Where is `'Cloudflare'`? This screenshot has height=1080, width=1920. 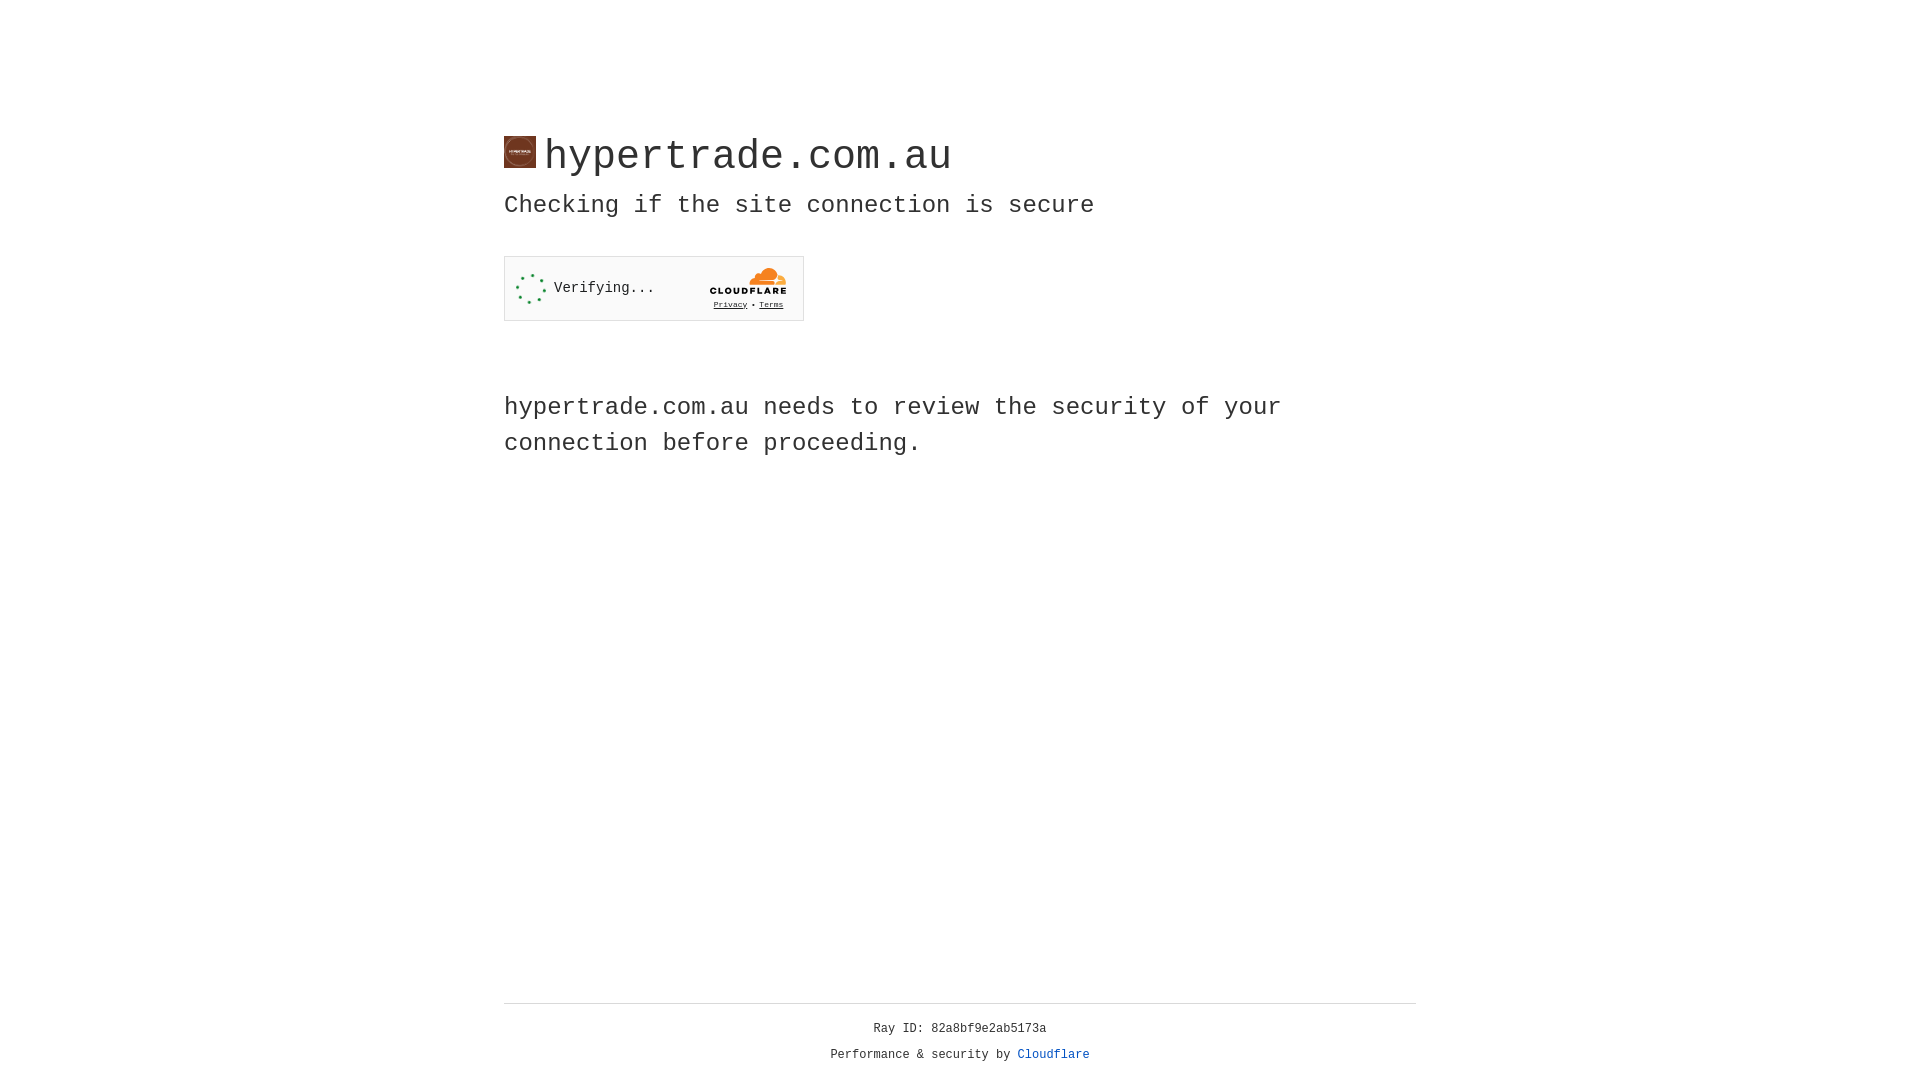
'Cloudflare' is located at coordinates (1053, 1054).